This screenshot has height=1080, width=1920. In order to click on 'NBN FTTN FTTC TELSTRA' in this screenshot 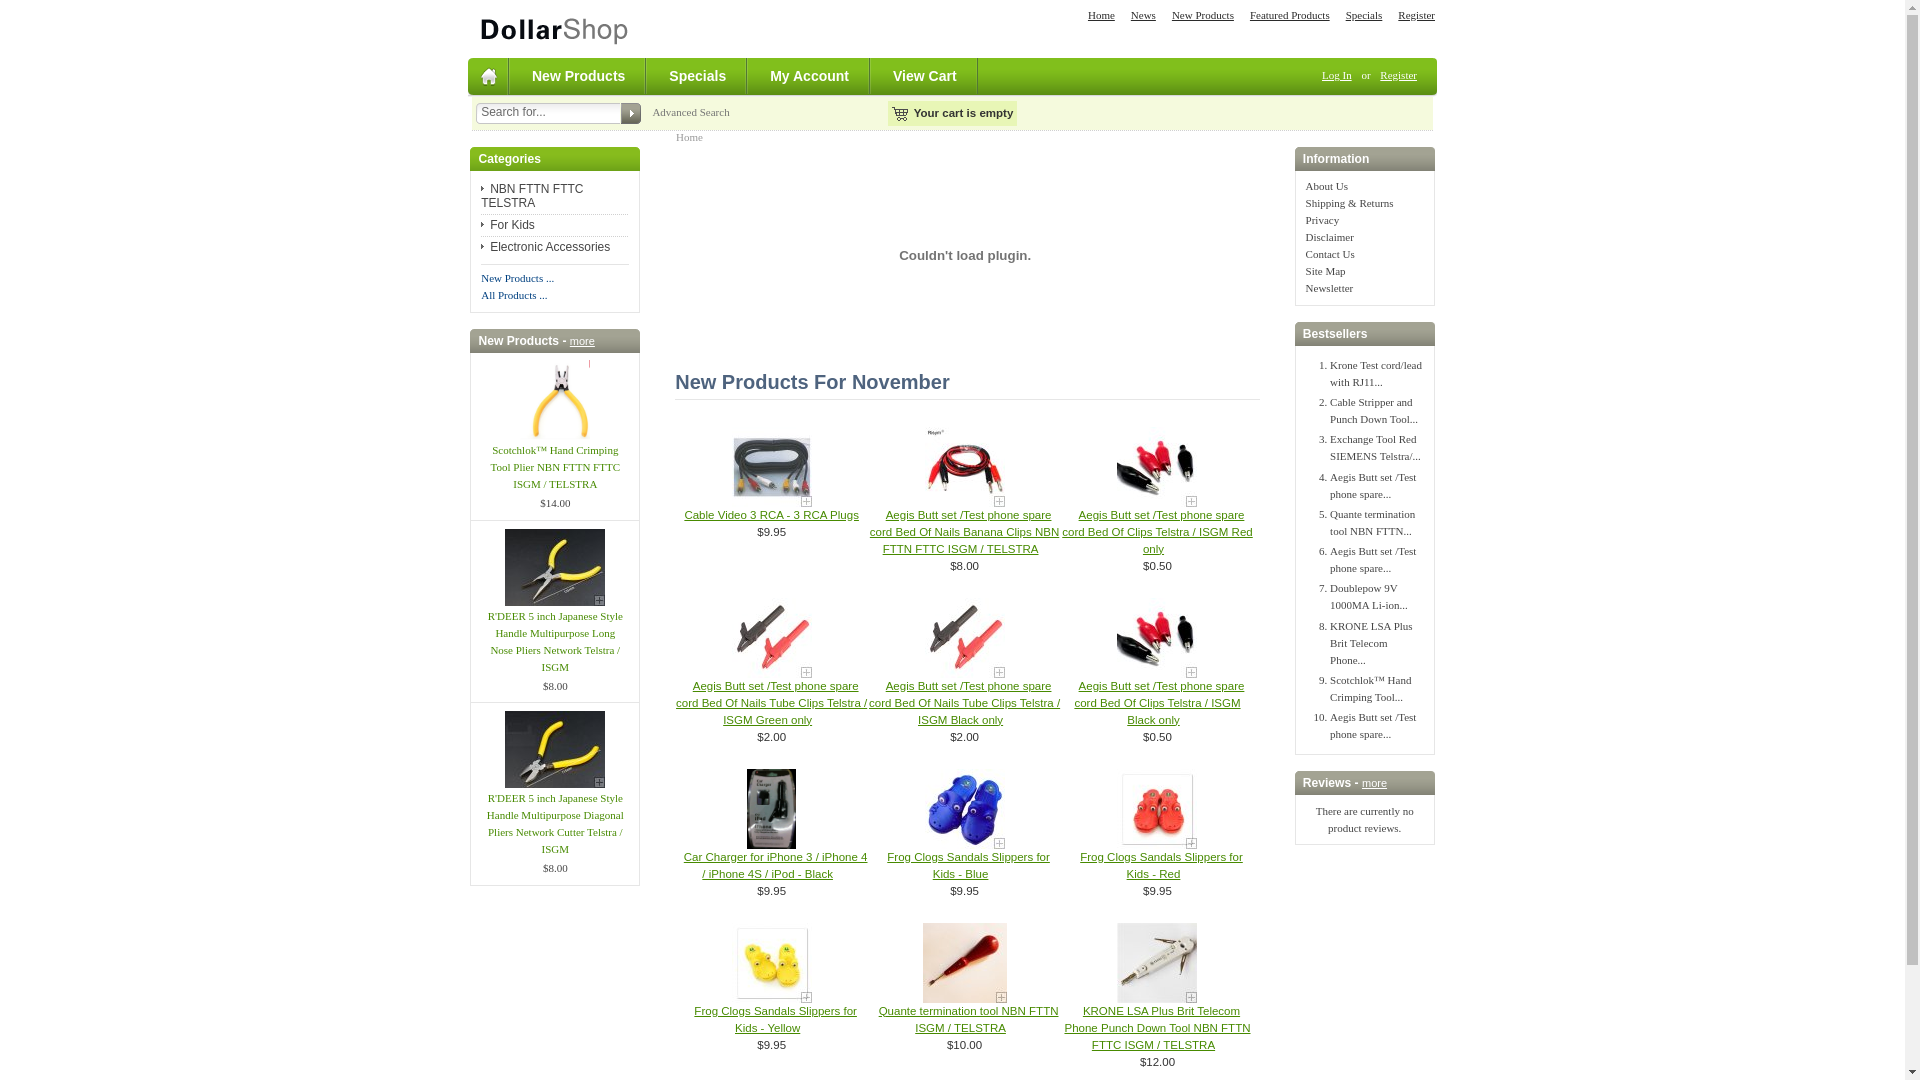, I will do `click(532, 196)`.